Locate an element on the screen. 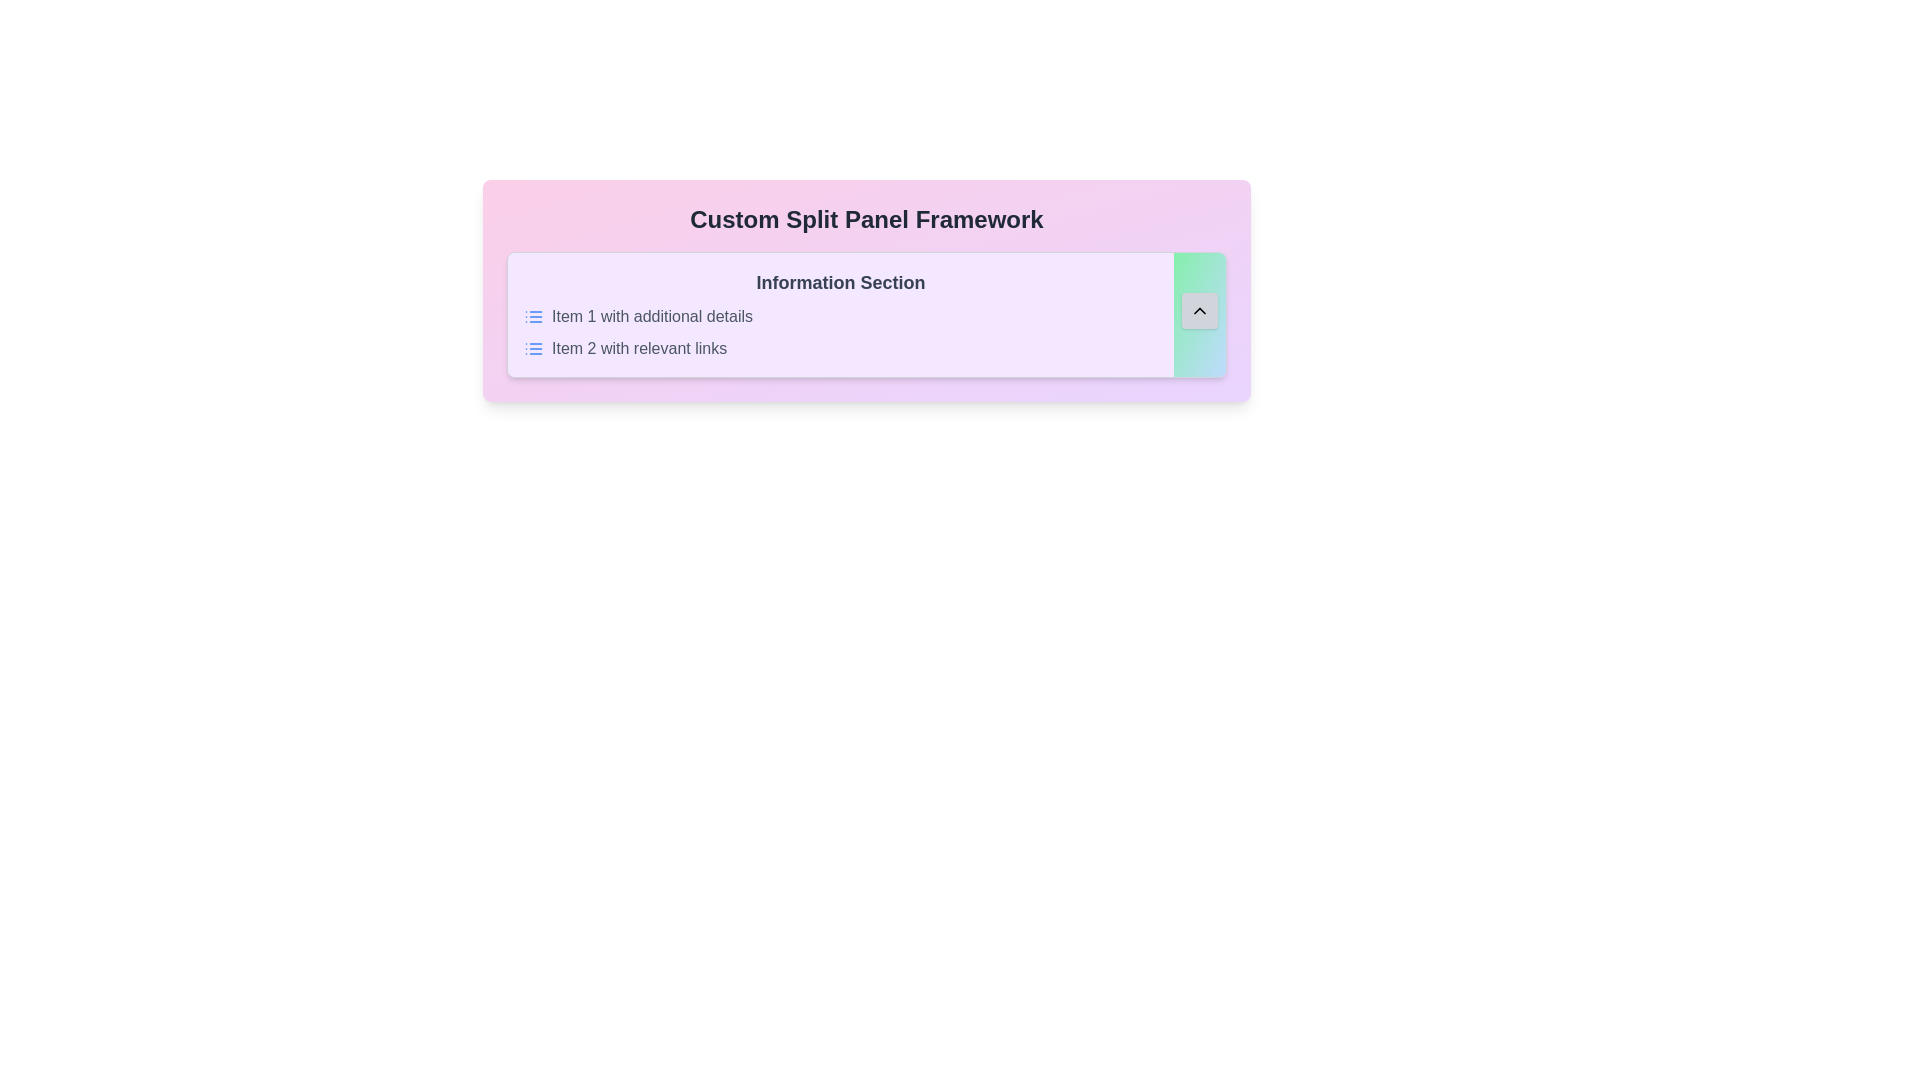  the icon representing the item category for 'Item 1 with additional details', which is positioned at the left of the text in a vertically stacked list is located at coordinates (533, 315).